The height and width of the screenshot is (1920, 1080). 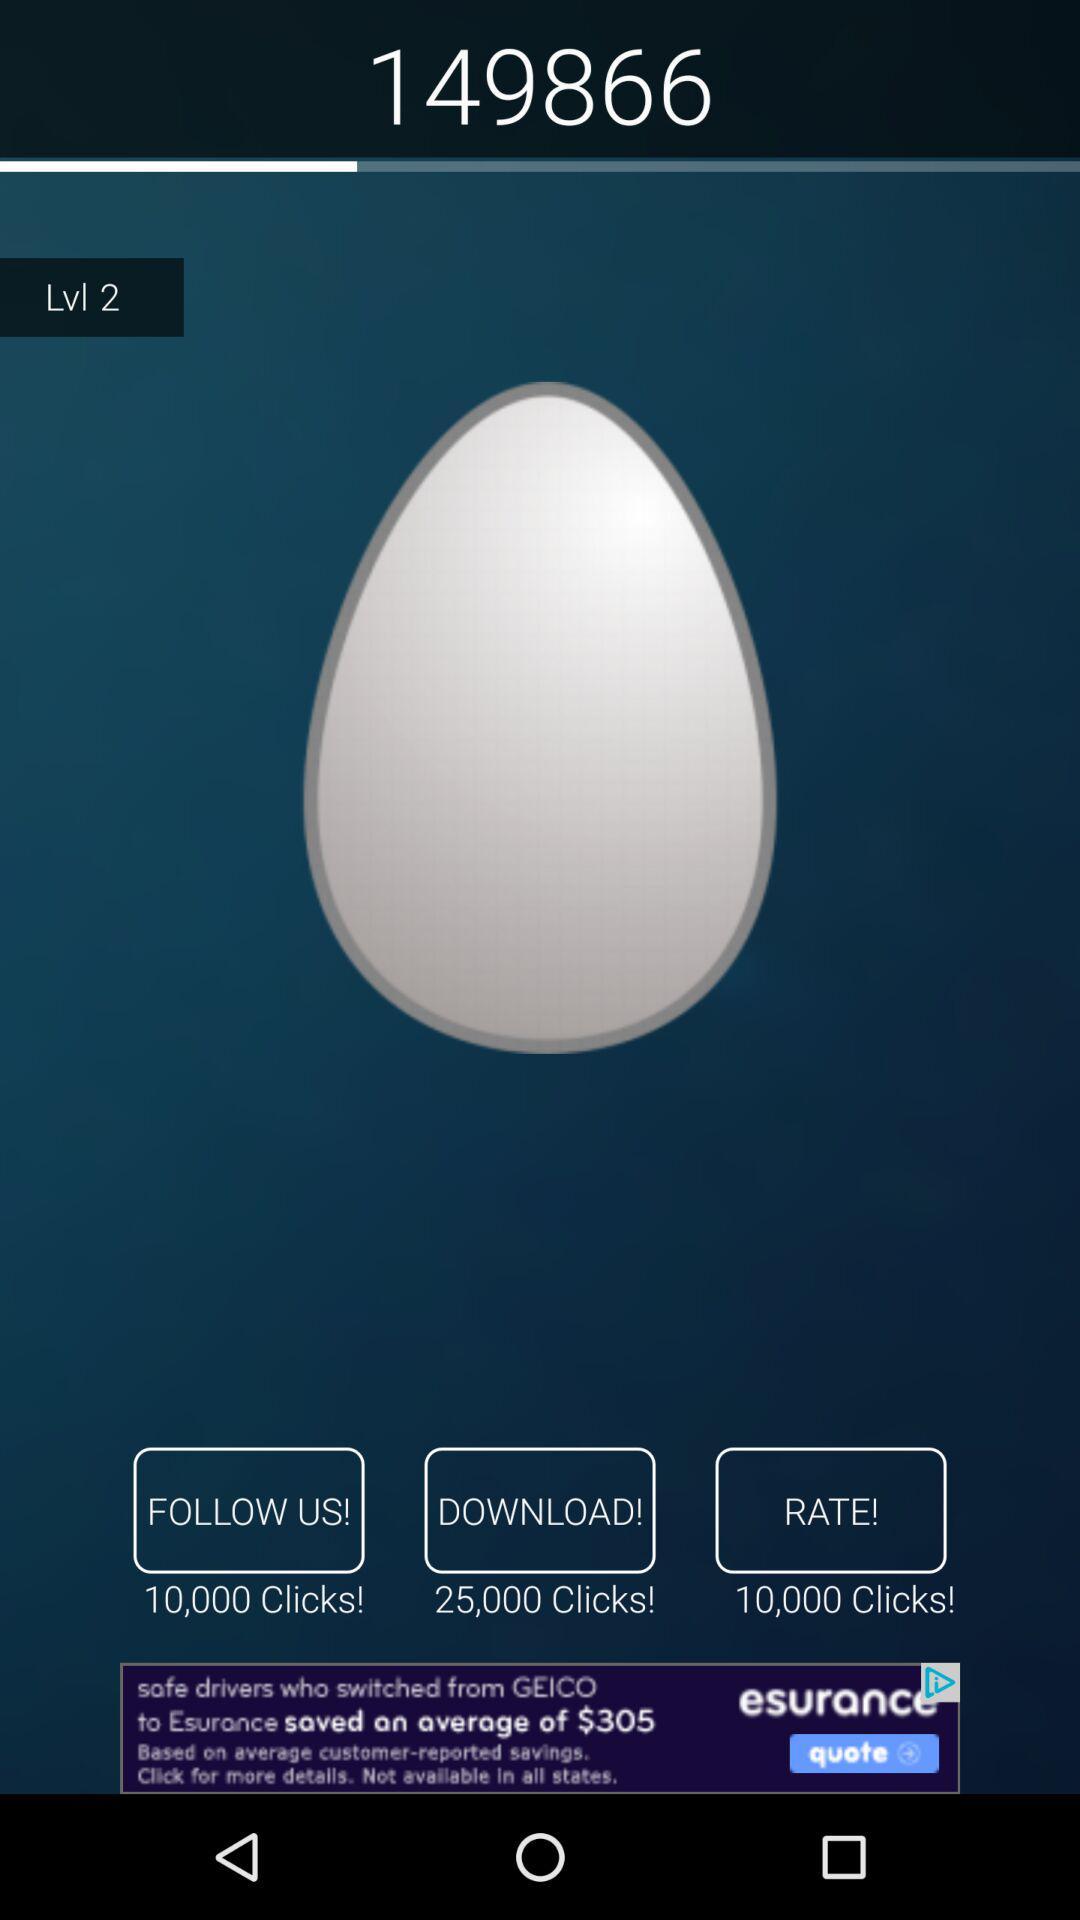 I want to click on open advertisement, so click(x=540, y=1727).